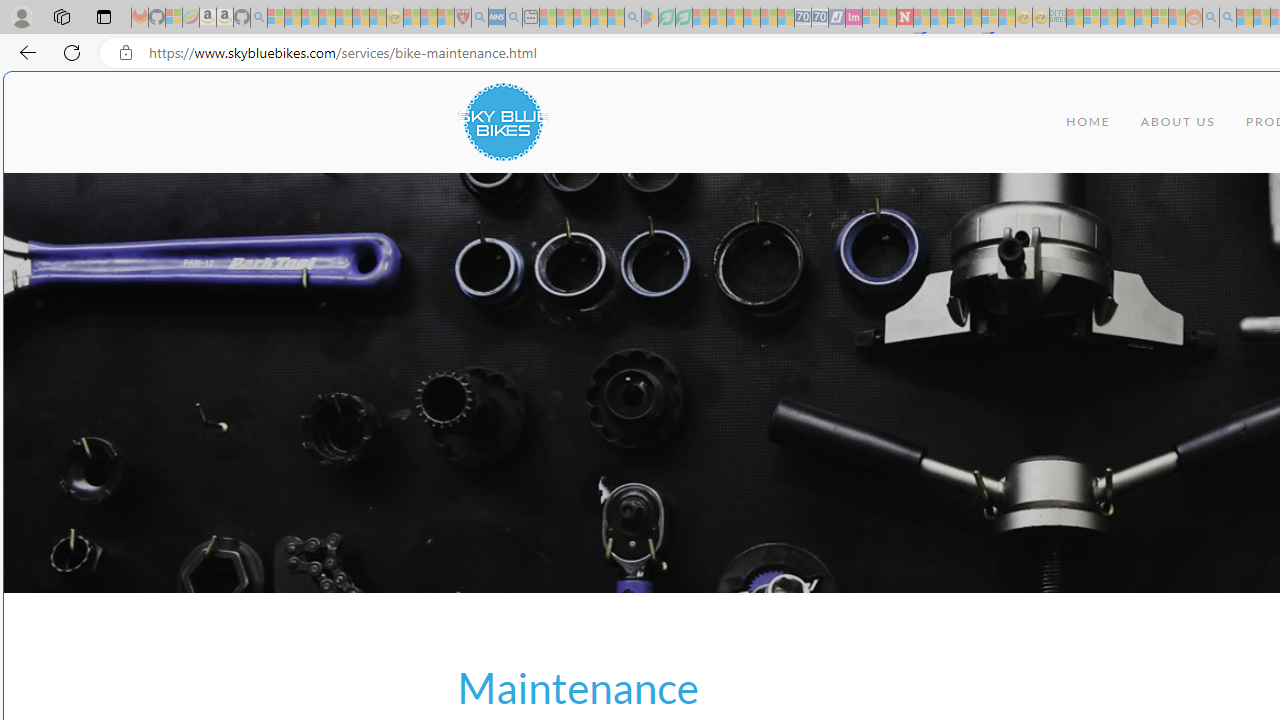 The image size is (1280, 720). I want to click on 'Class: uk-navbar-item uk-logo', so click(503, 122).